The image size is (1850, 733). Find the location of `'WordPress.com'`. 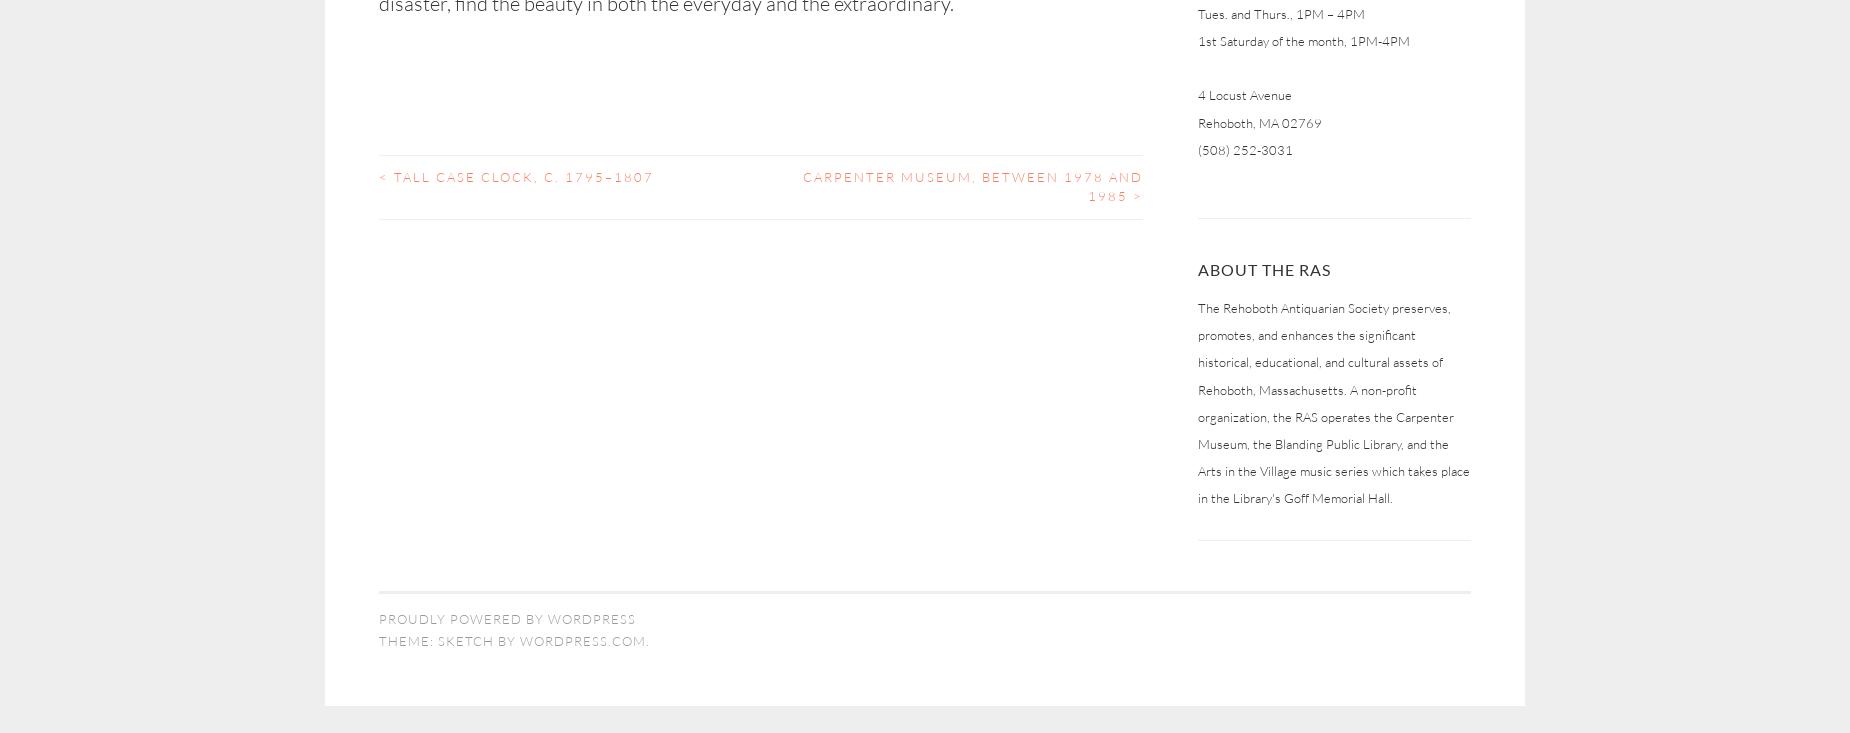

'WordPress.com' is located at coordinates (582, 638).